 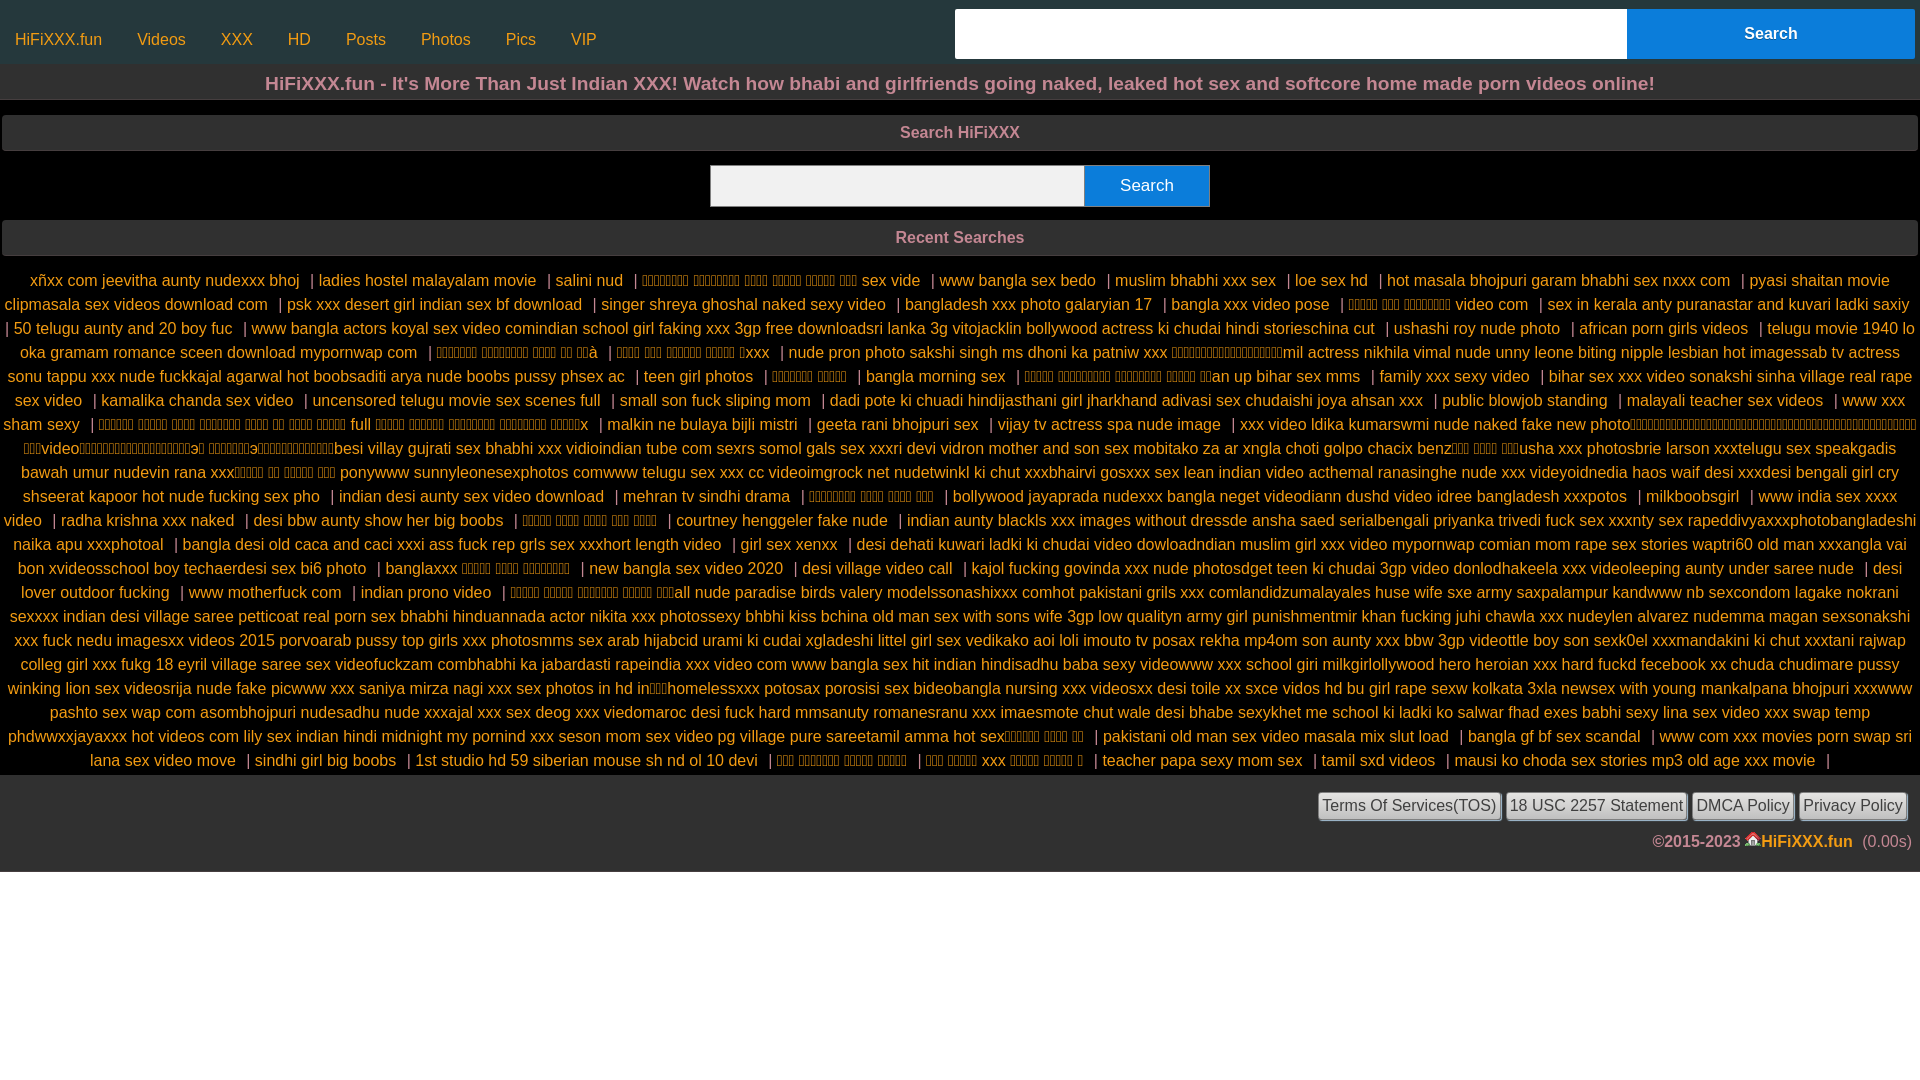 What do you see at coordinates (433, 304) in the screenshot?
I see `'psk xxx desert girl indian sex bf download'` at bounding box center [433, 304].